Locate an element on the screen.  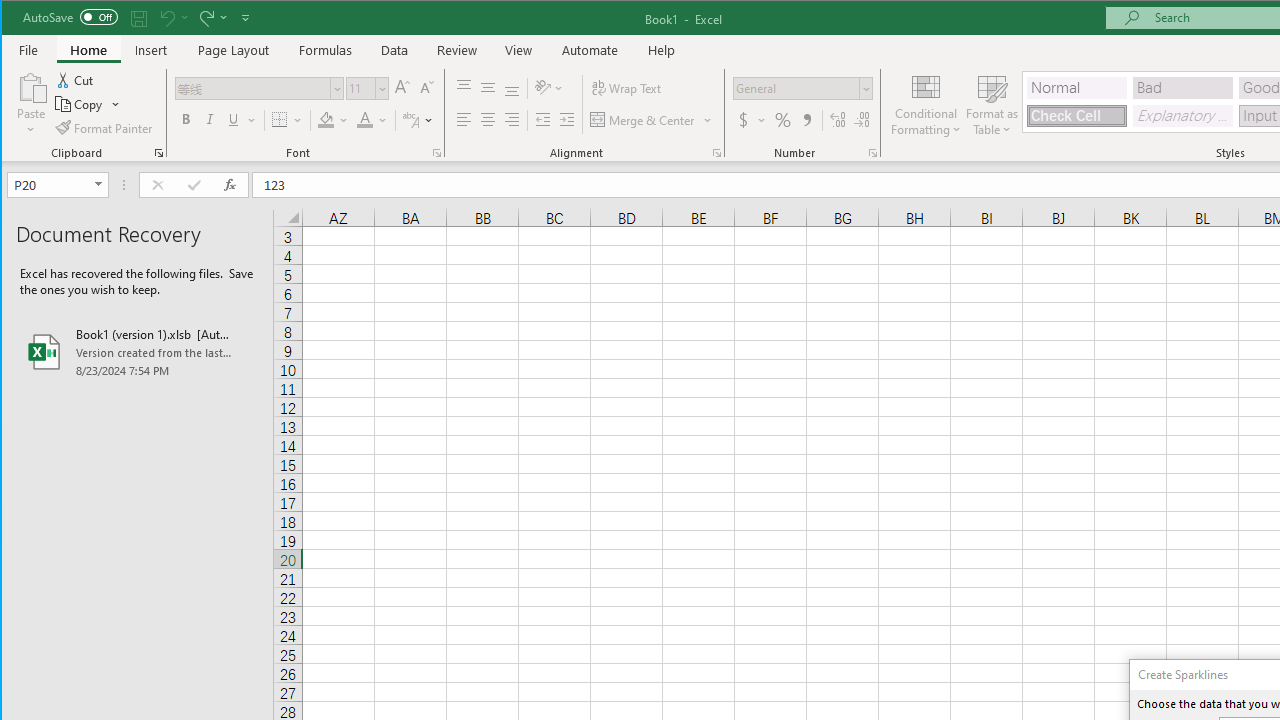
'Percent Style' is located at coordinates (781, 120).